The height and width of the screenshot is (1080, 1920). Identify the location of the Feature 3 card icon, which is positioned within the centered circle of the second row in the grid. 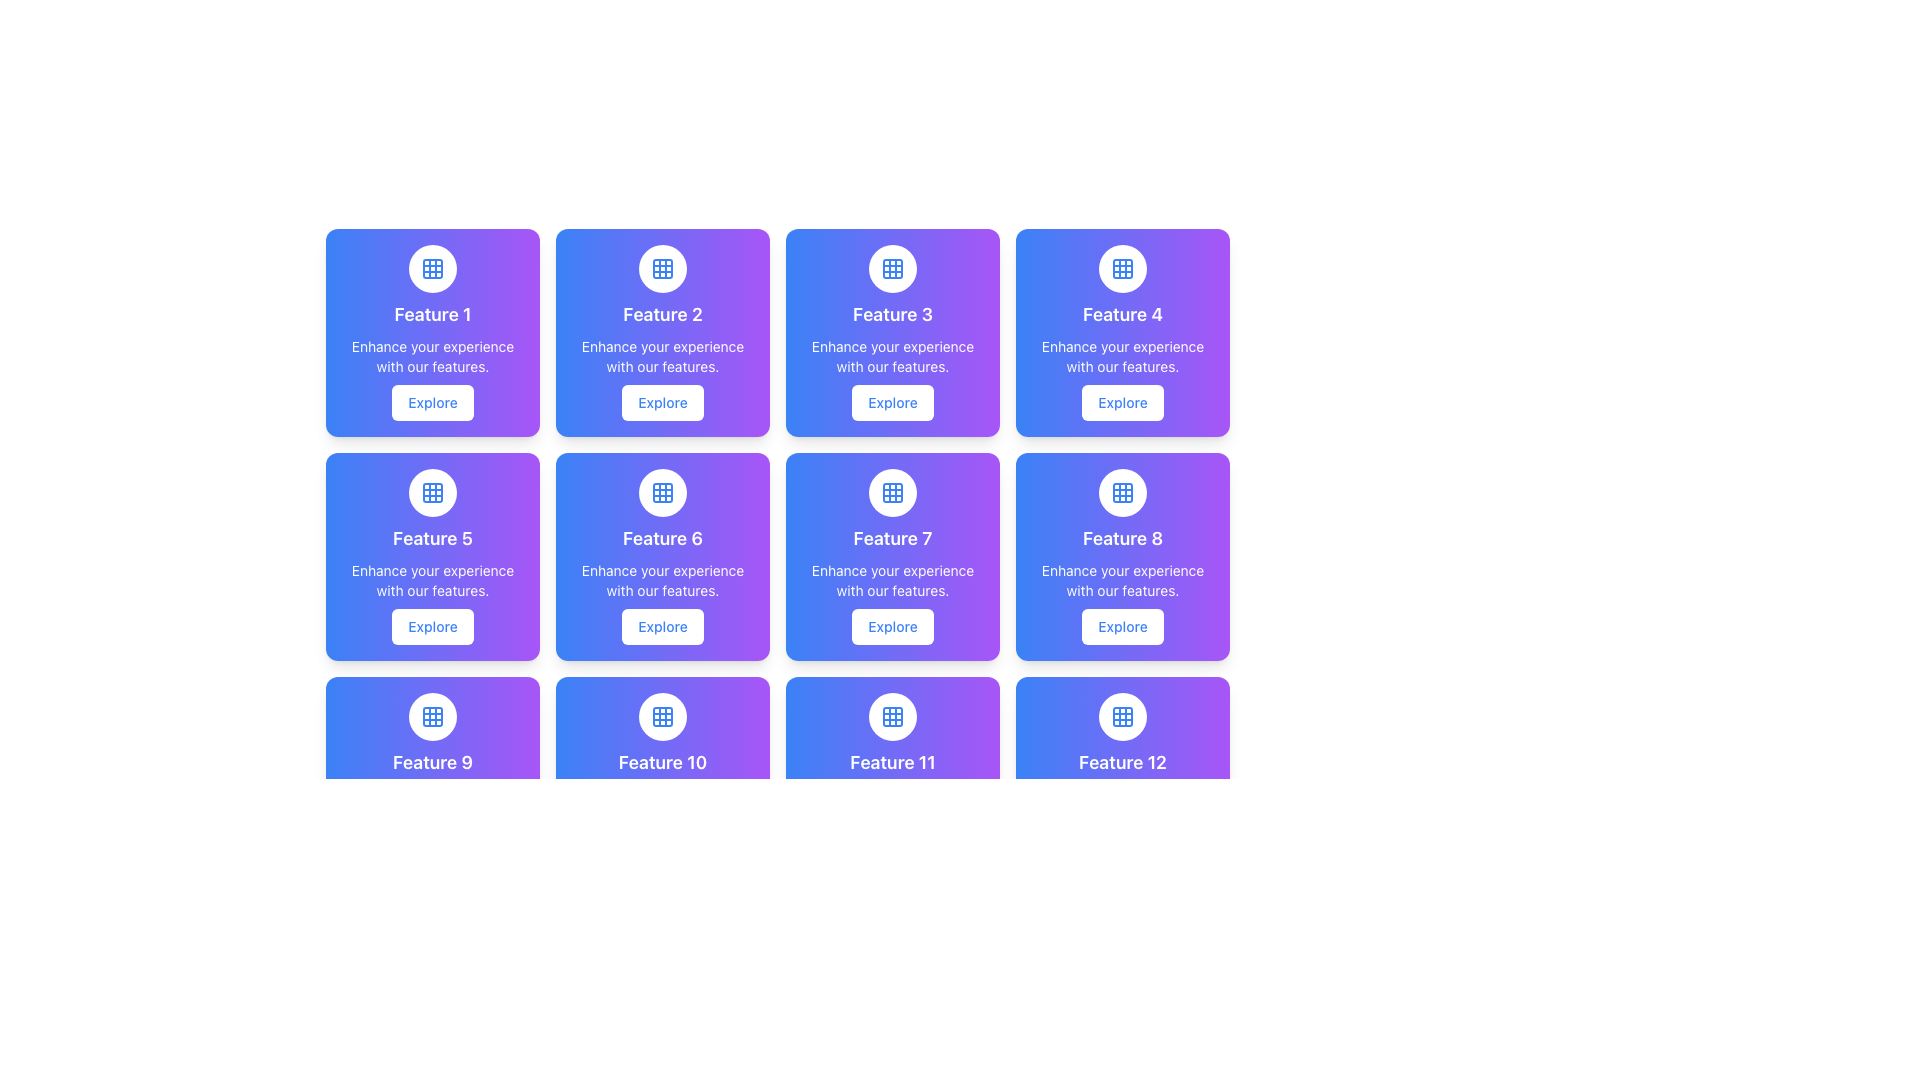
(891, 268).